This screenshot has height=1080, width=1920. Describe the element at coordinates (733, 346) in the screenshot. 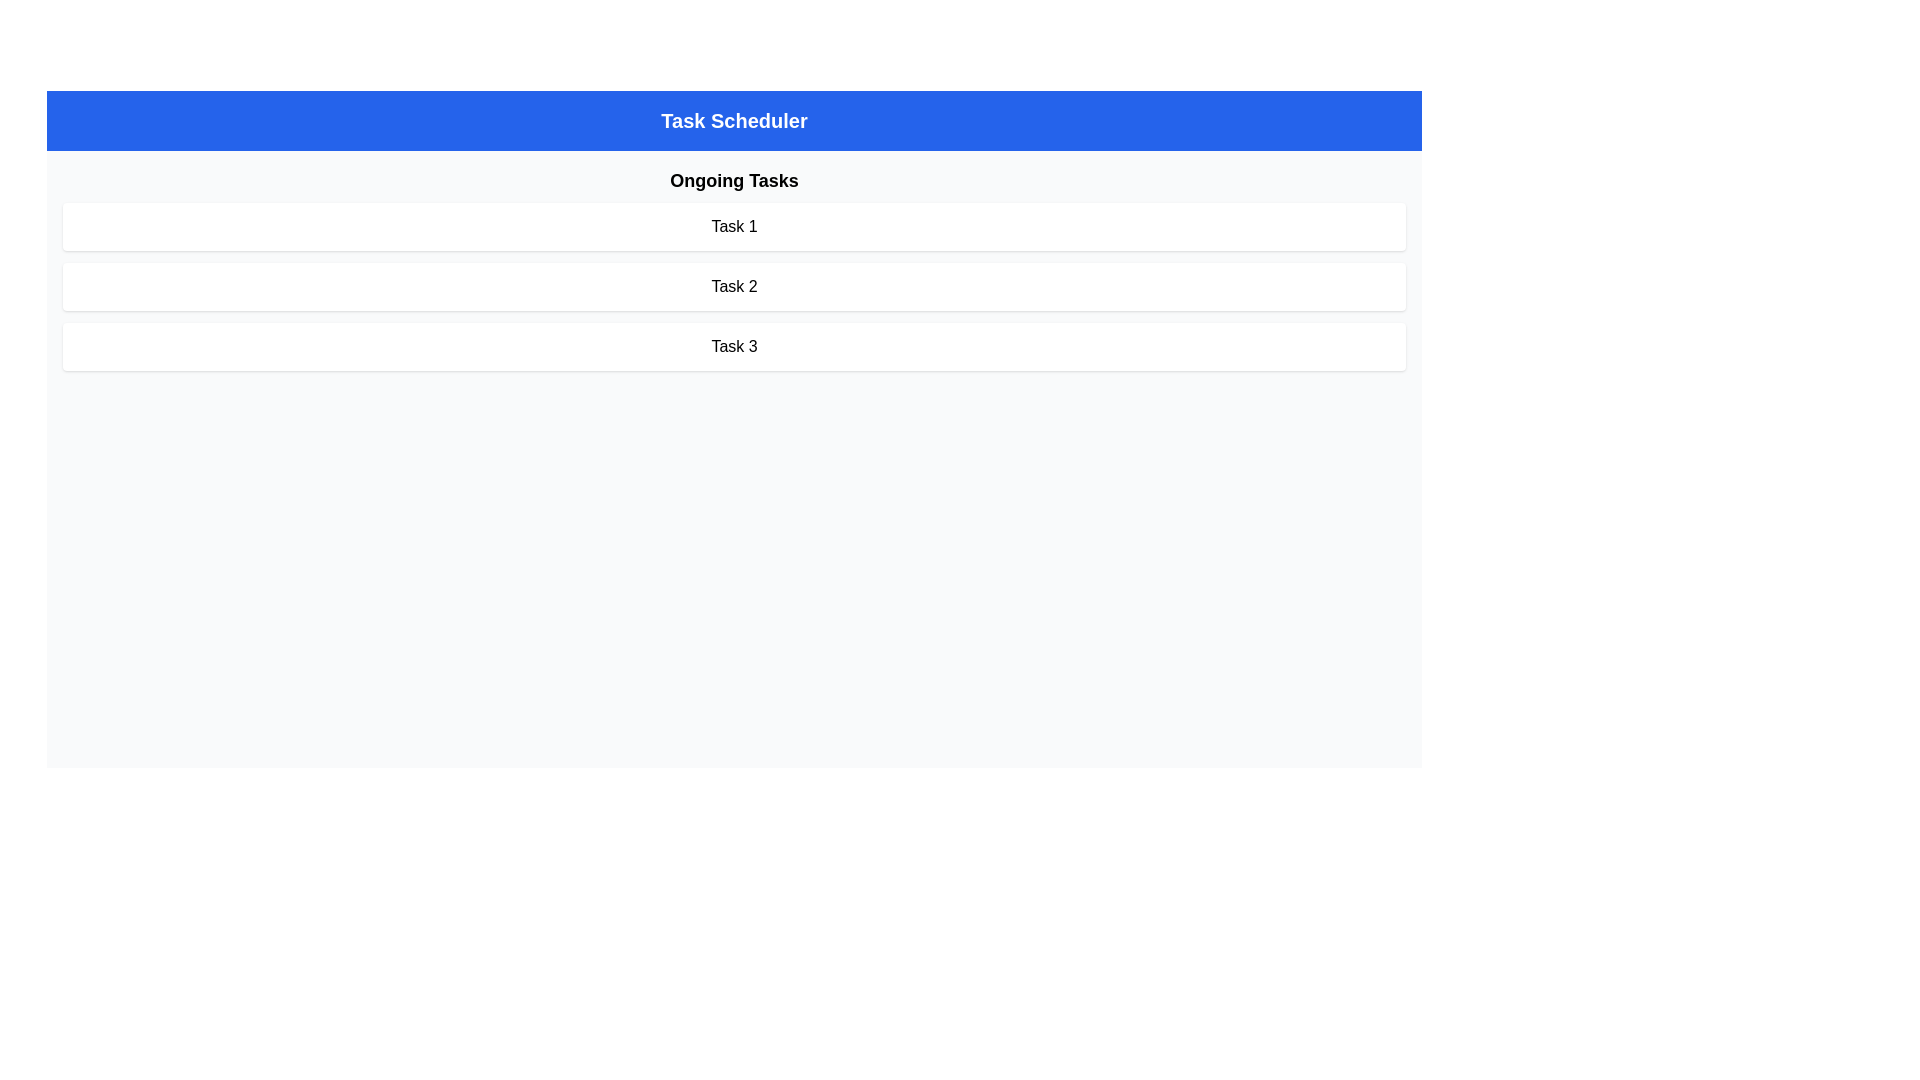

I see `the text 'Task 3' within the rounded rectangular box that functions as a task item in the list` at that location.